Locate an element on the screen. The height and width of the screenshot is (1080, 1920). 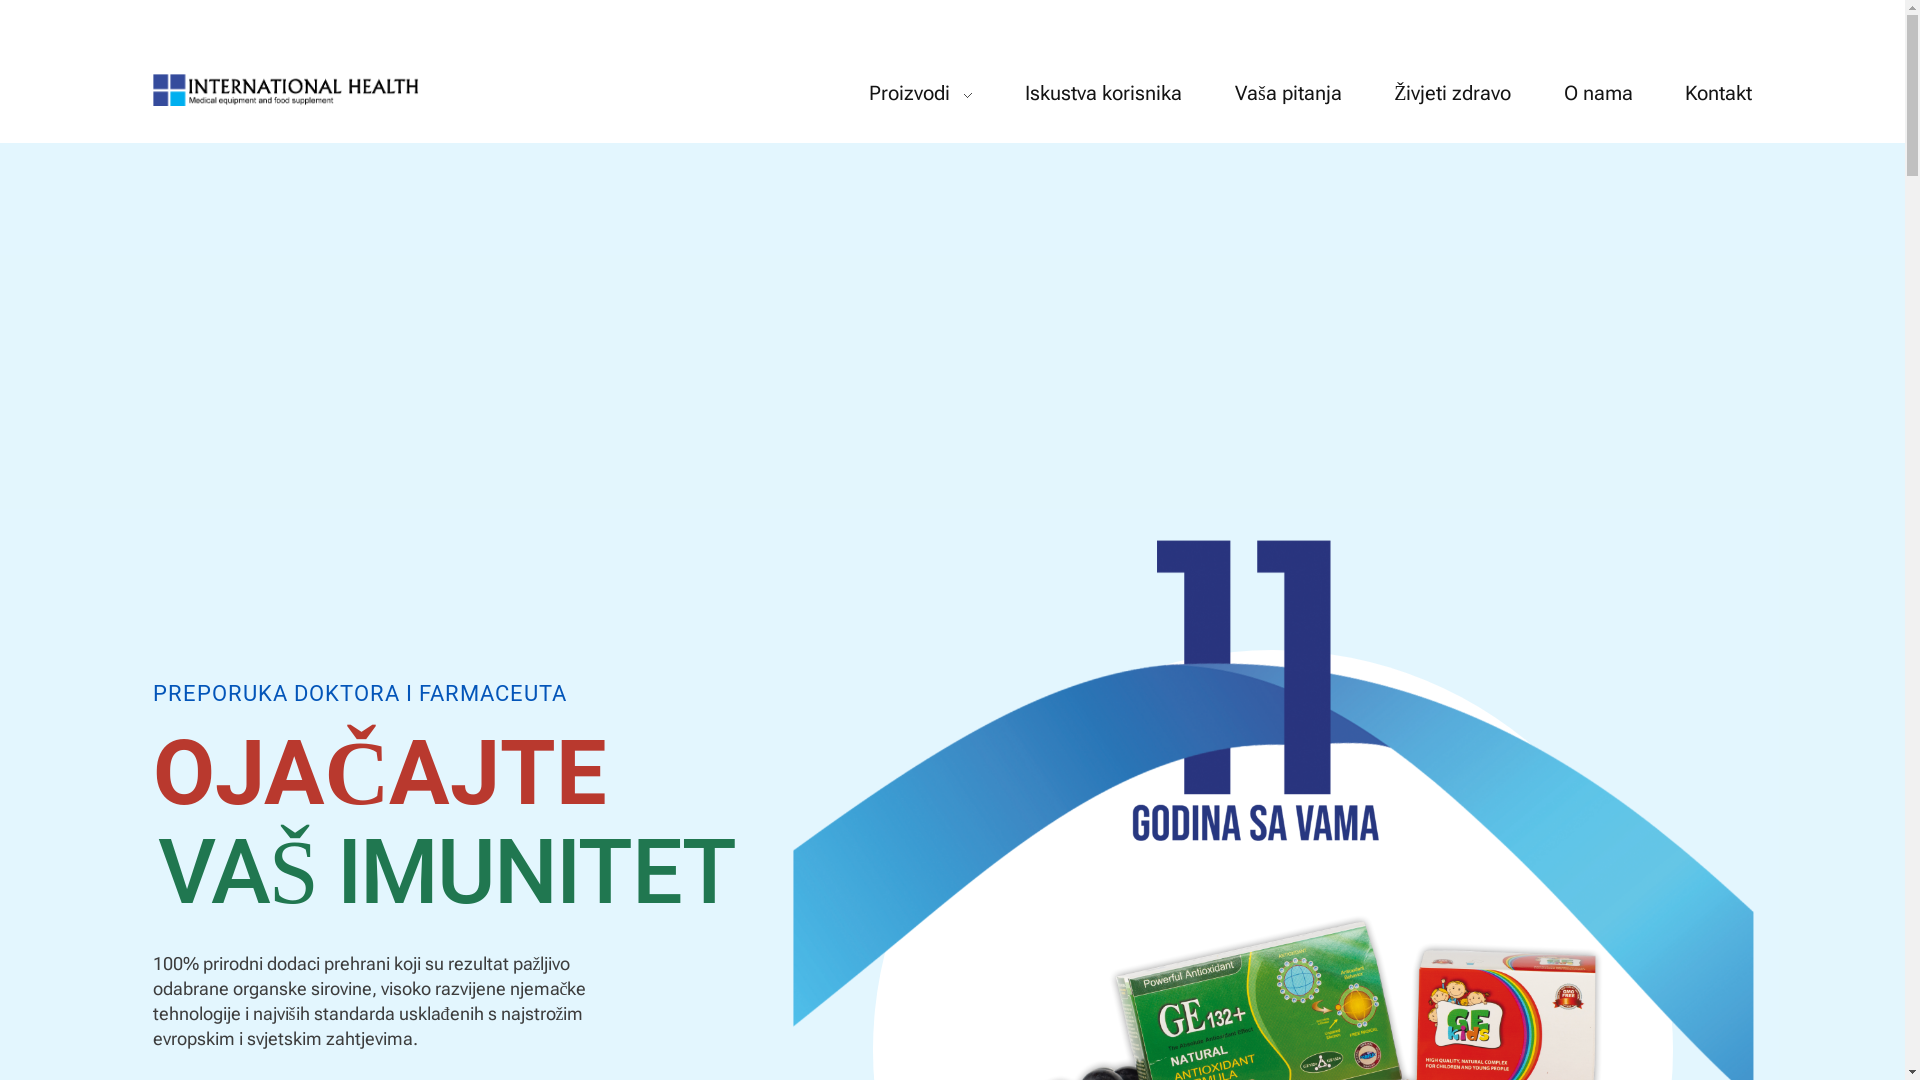
'GE132 | International Health BiH' is located at coordinates (284, 88).